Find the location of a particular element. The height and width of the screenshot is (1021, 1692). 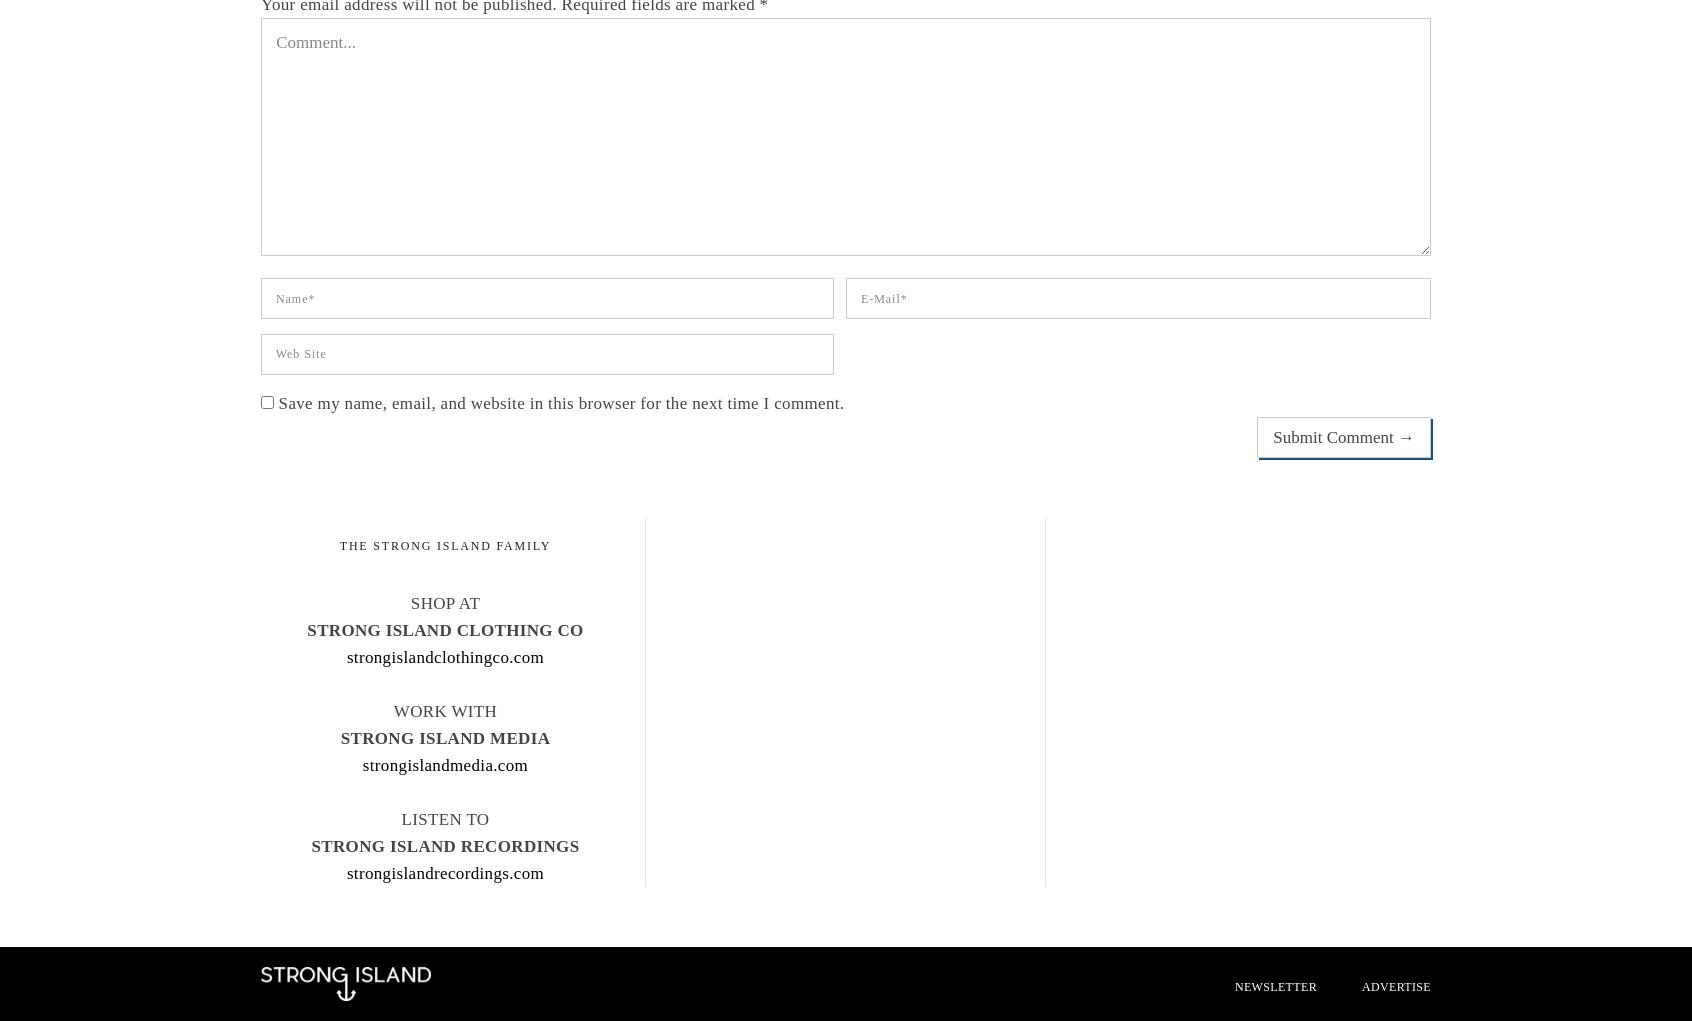

'Save my name, email, and website in this browser for the next time I comment.' is located at coordinates (561, 402).